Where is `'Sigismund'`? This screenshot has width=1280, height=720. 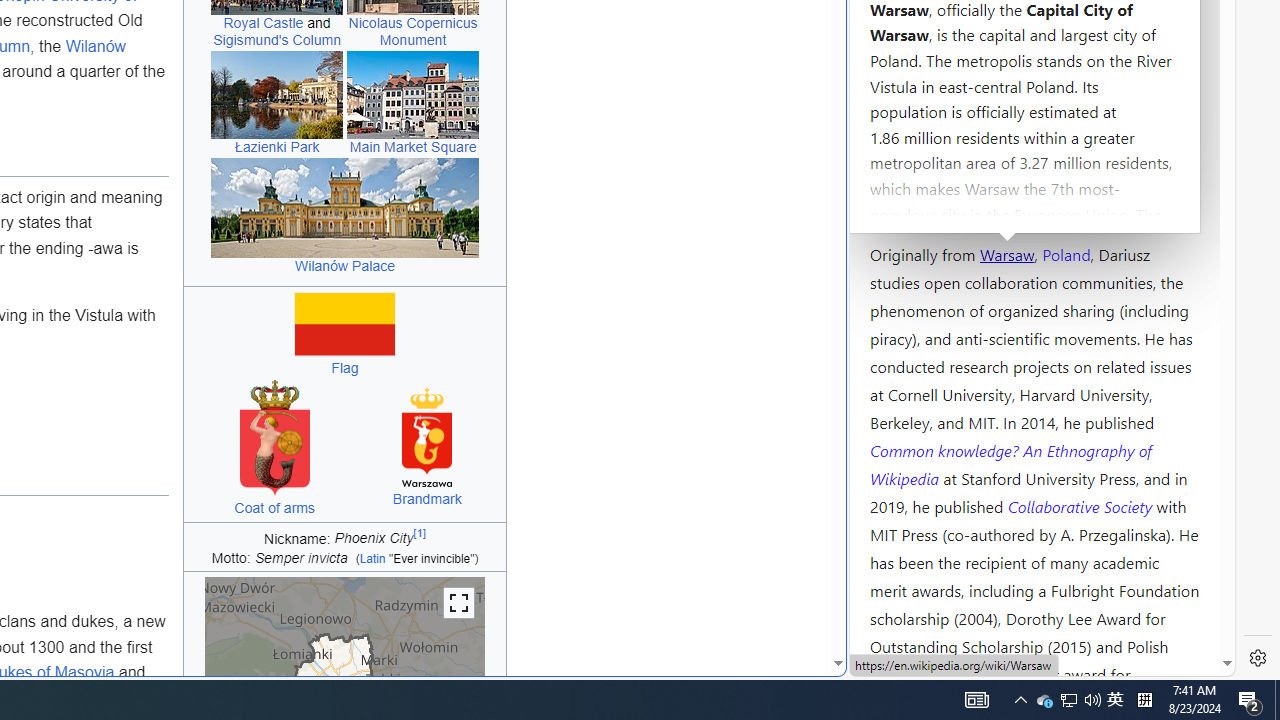 'Sigismund' is located at coordinates (276, 40).